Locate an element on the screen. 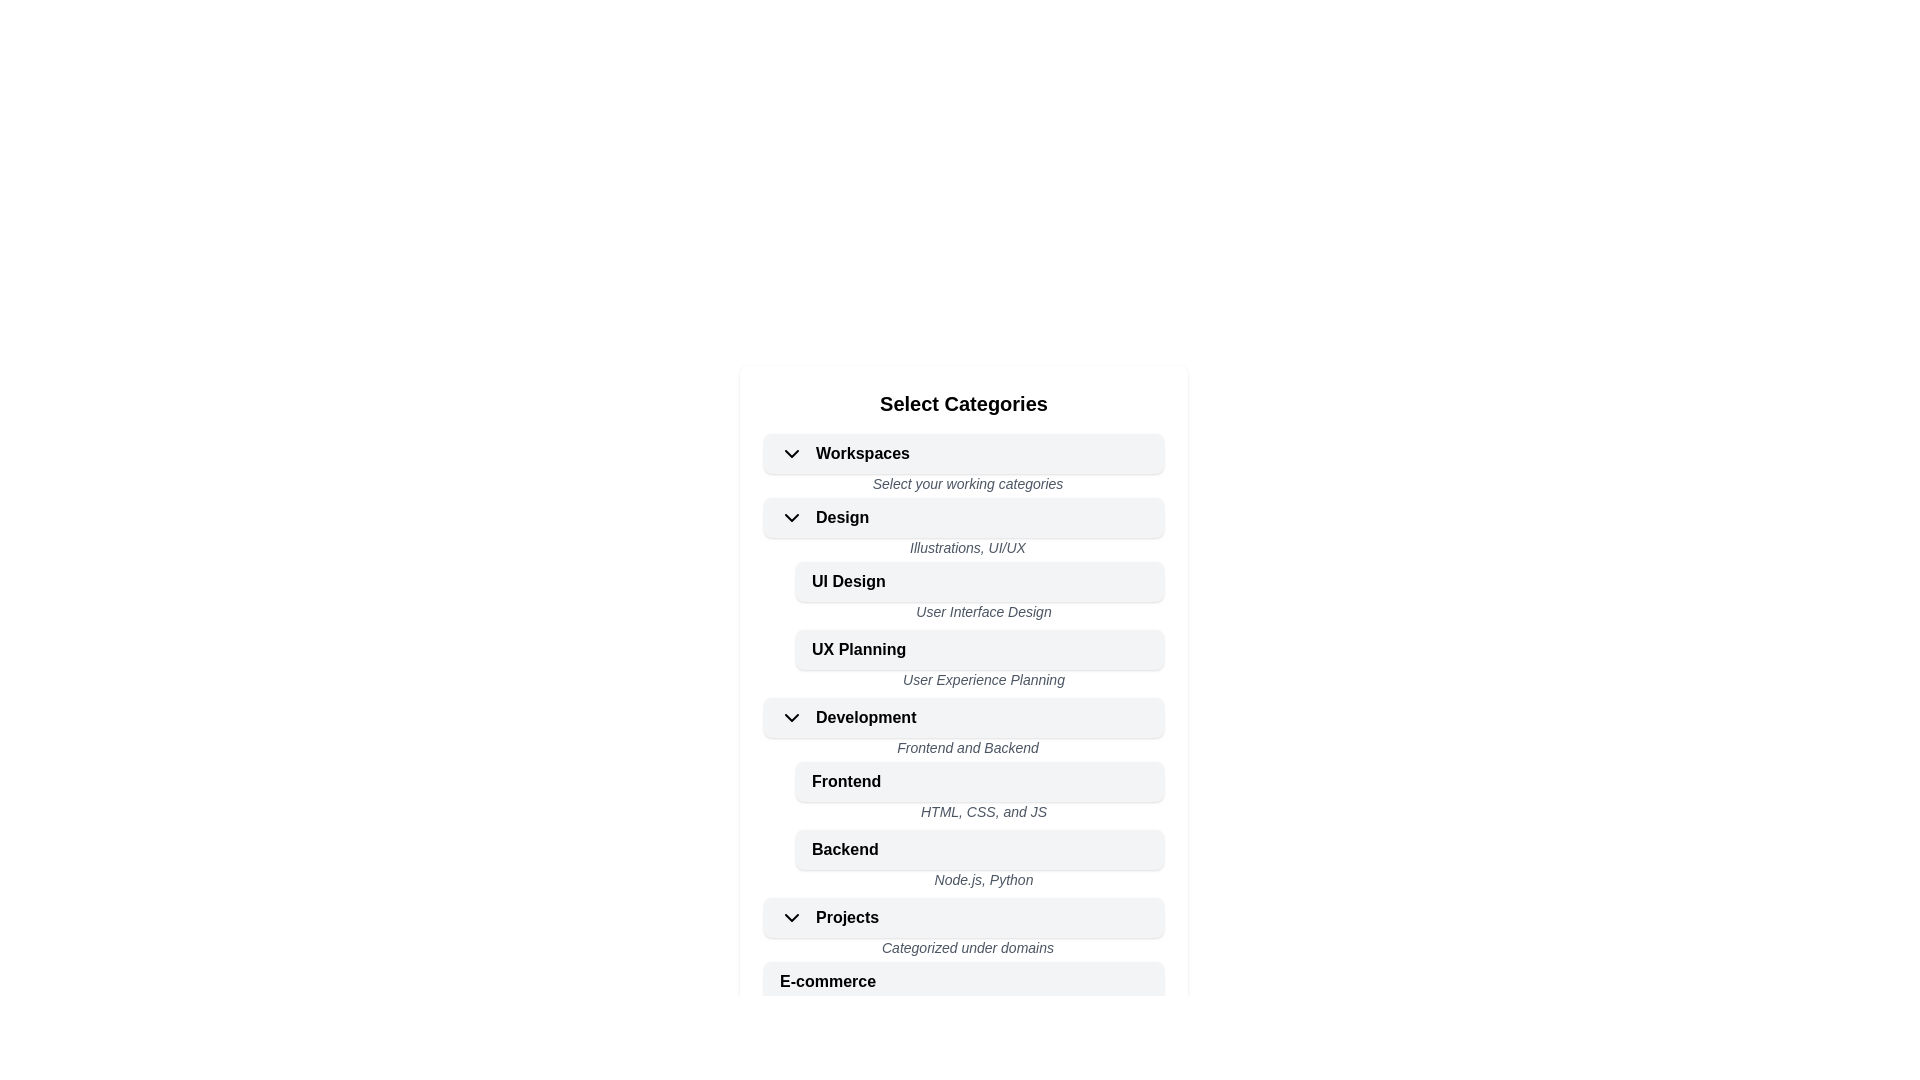 The height and width of the screenshot is (1080, 1920). the 'Workspaces' category header text label is located at coordinates (844, 454).